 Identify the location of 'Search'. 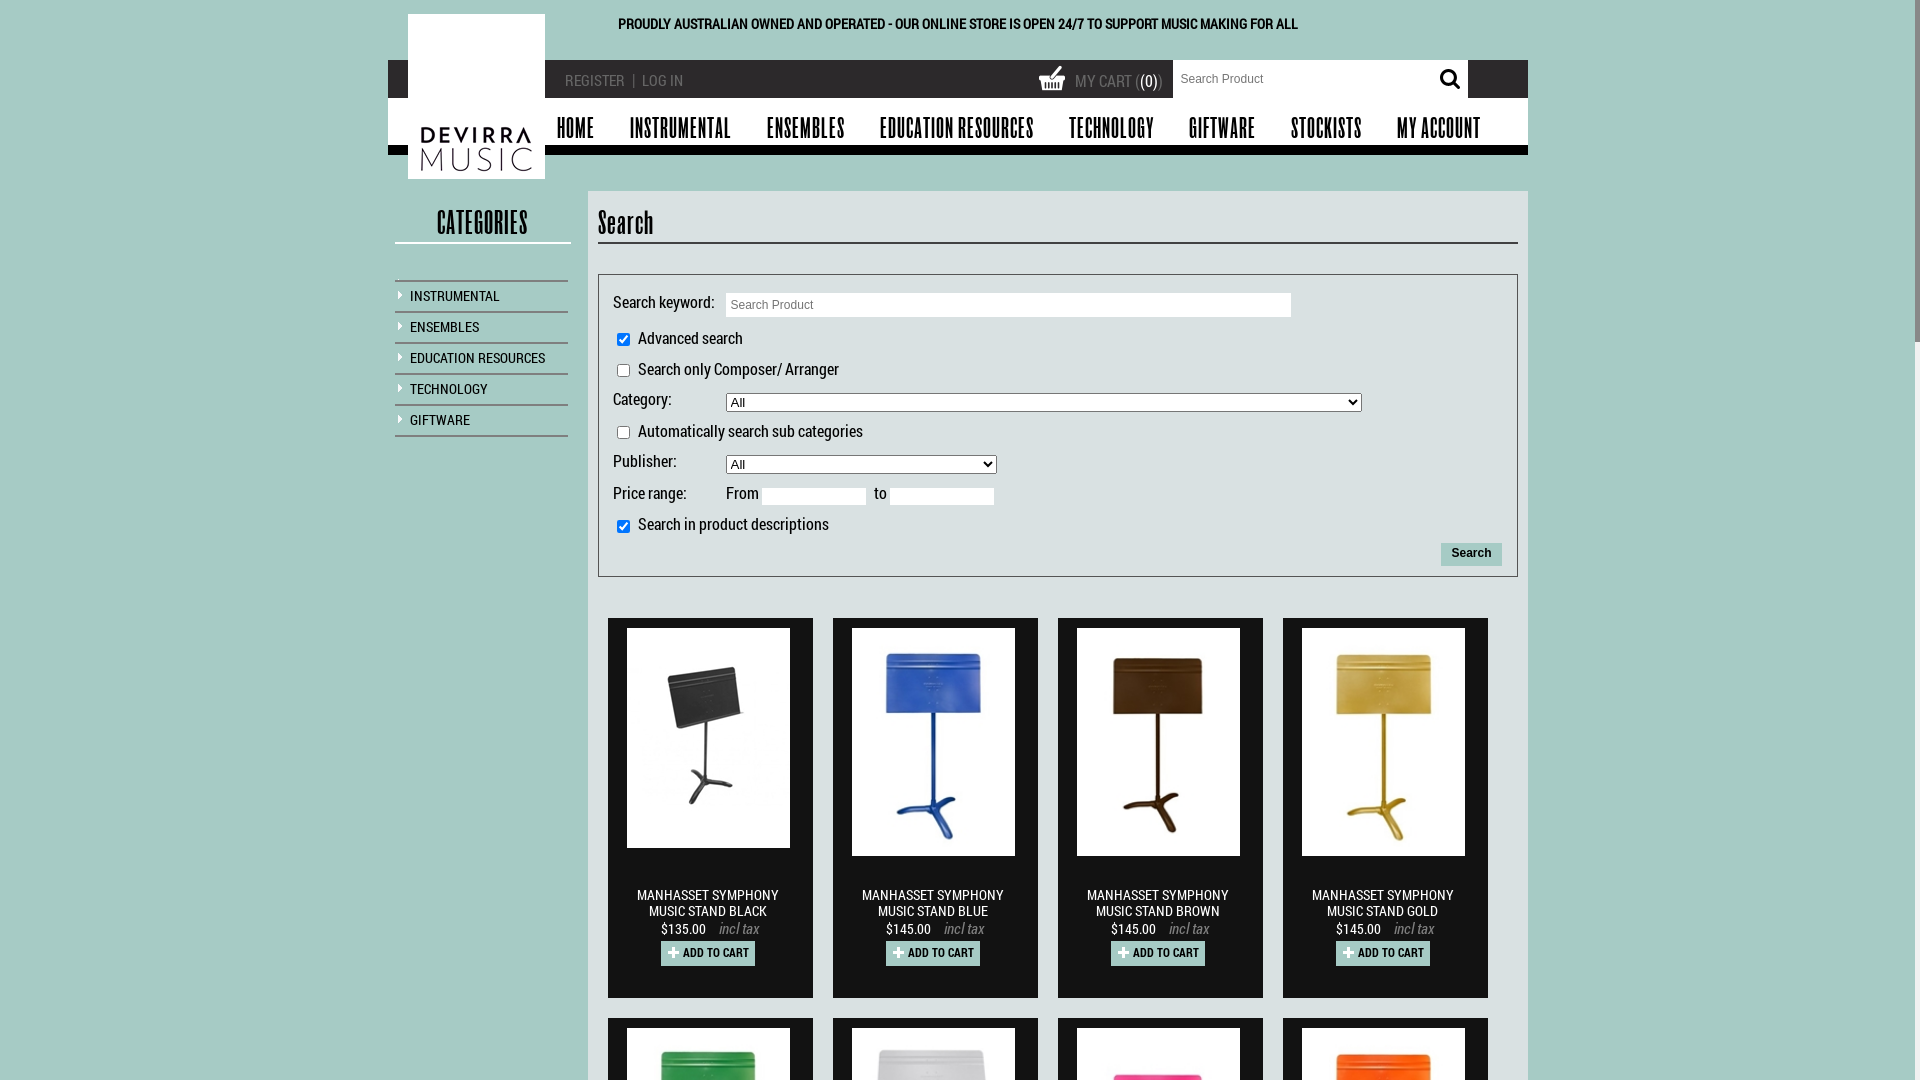
(1440, 554).